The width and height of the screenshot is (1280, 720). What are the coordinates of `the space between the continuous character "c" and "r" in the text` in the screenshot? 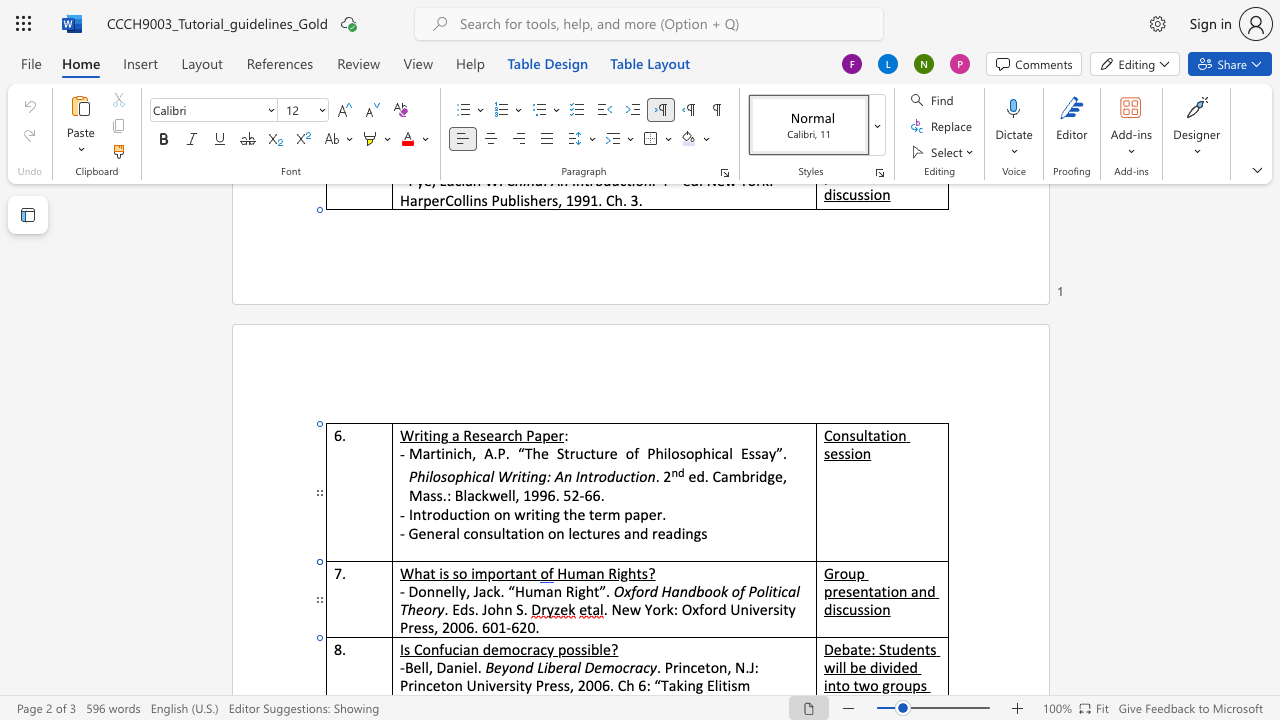 It's located at (526, 649).